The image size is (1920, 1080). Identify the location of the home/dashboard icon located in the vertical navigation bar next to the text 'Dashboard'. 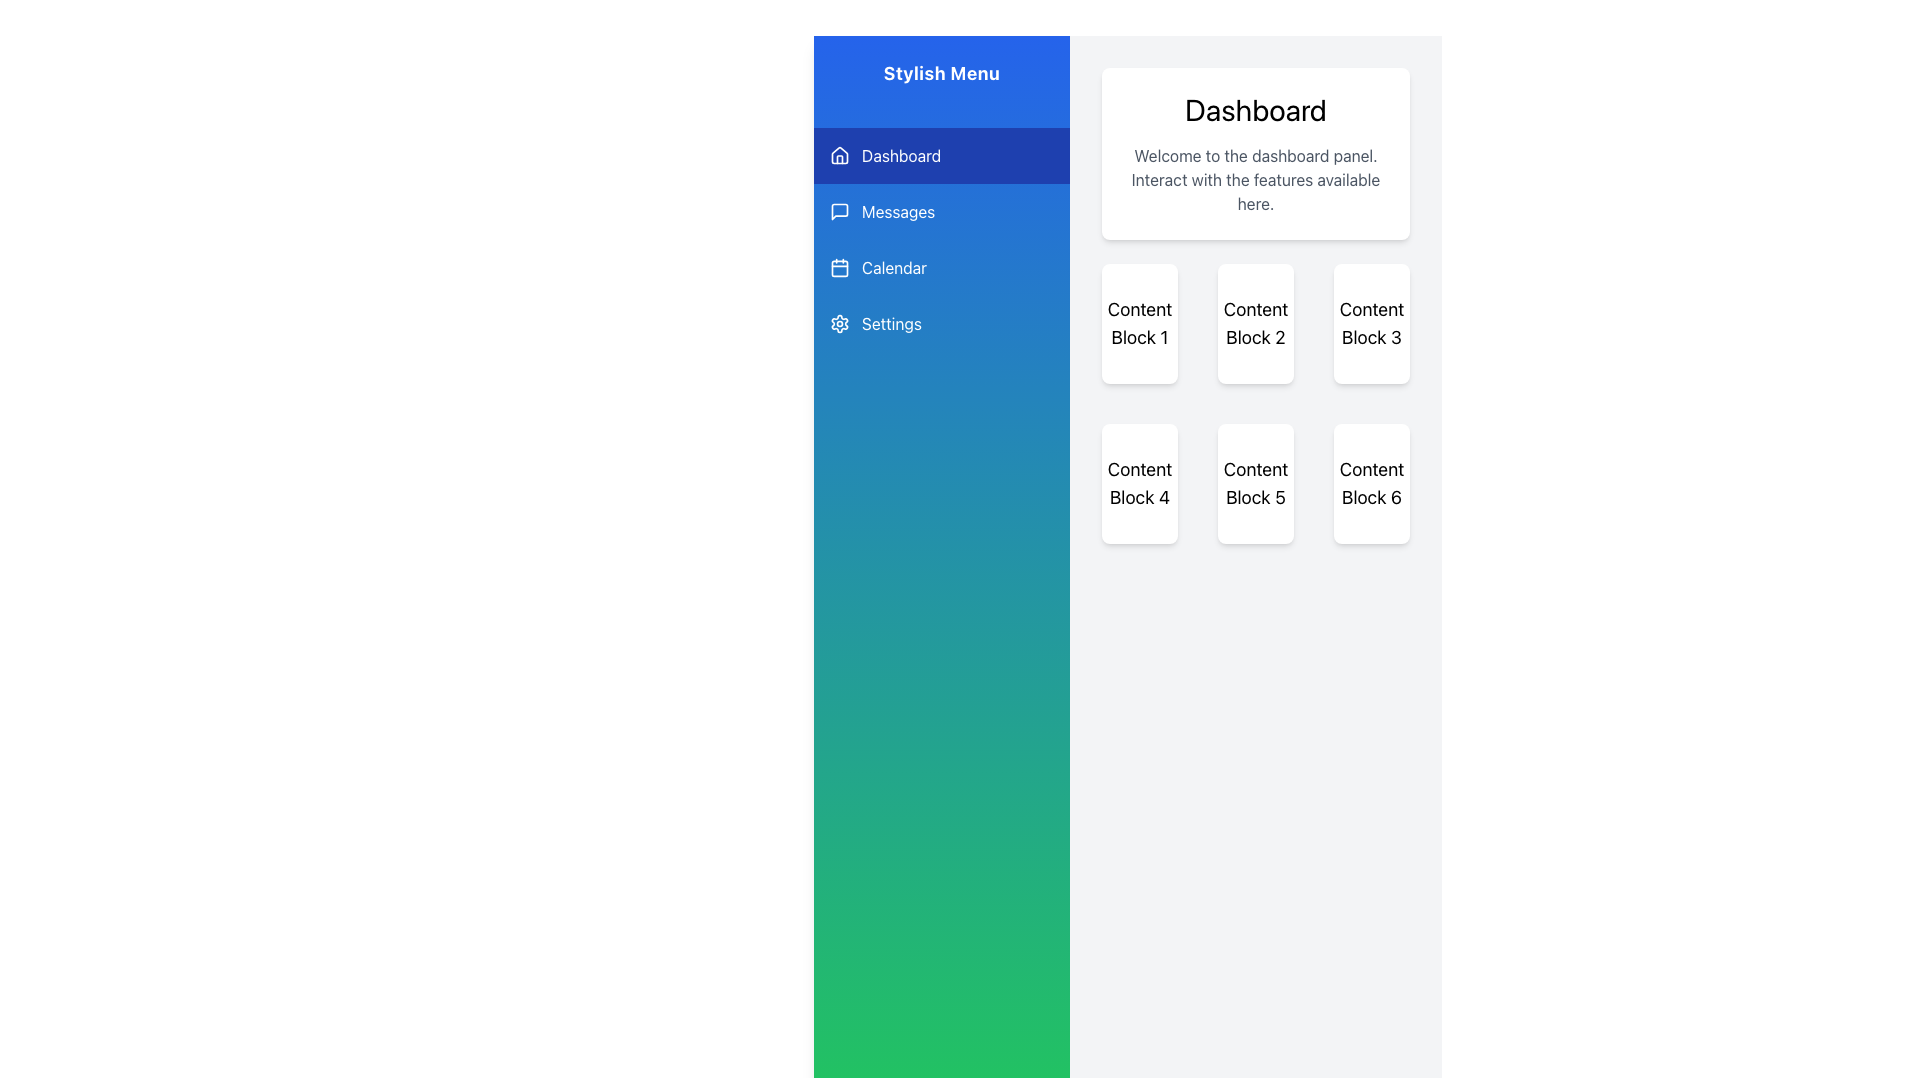
(840, 153).